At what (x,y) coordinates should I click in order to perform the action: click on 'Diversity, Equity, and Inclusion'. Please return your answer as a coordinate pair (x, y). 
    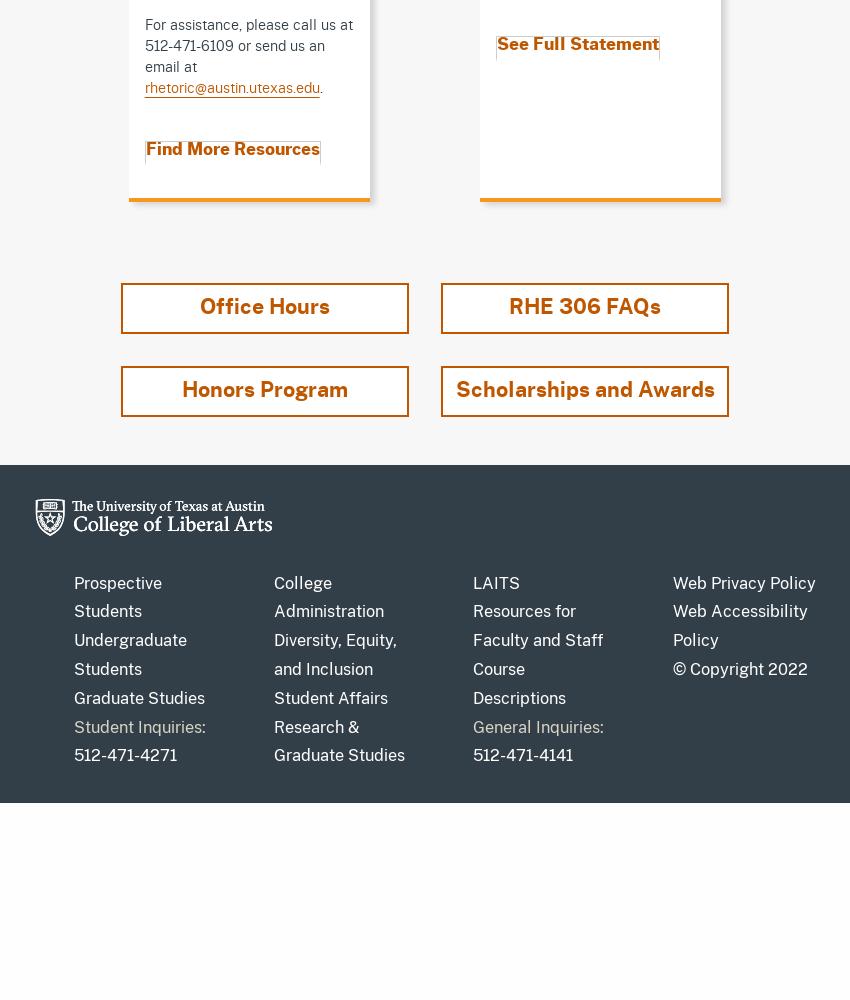
    Looking at the image, I should click on (334, 654).